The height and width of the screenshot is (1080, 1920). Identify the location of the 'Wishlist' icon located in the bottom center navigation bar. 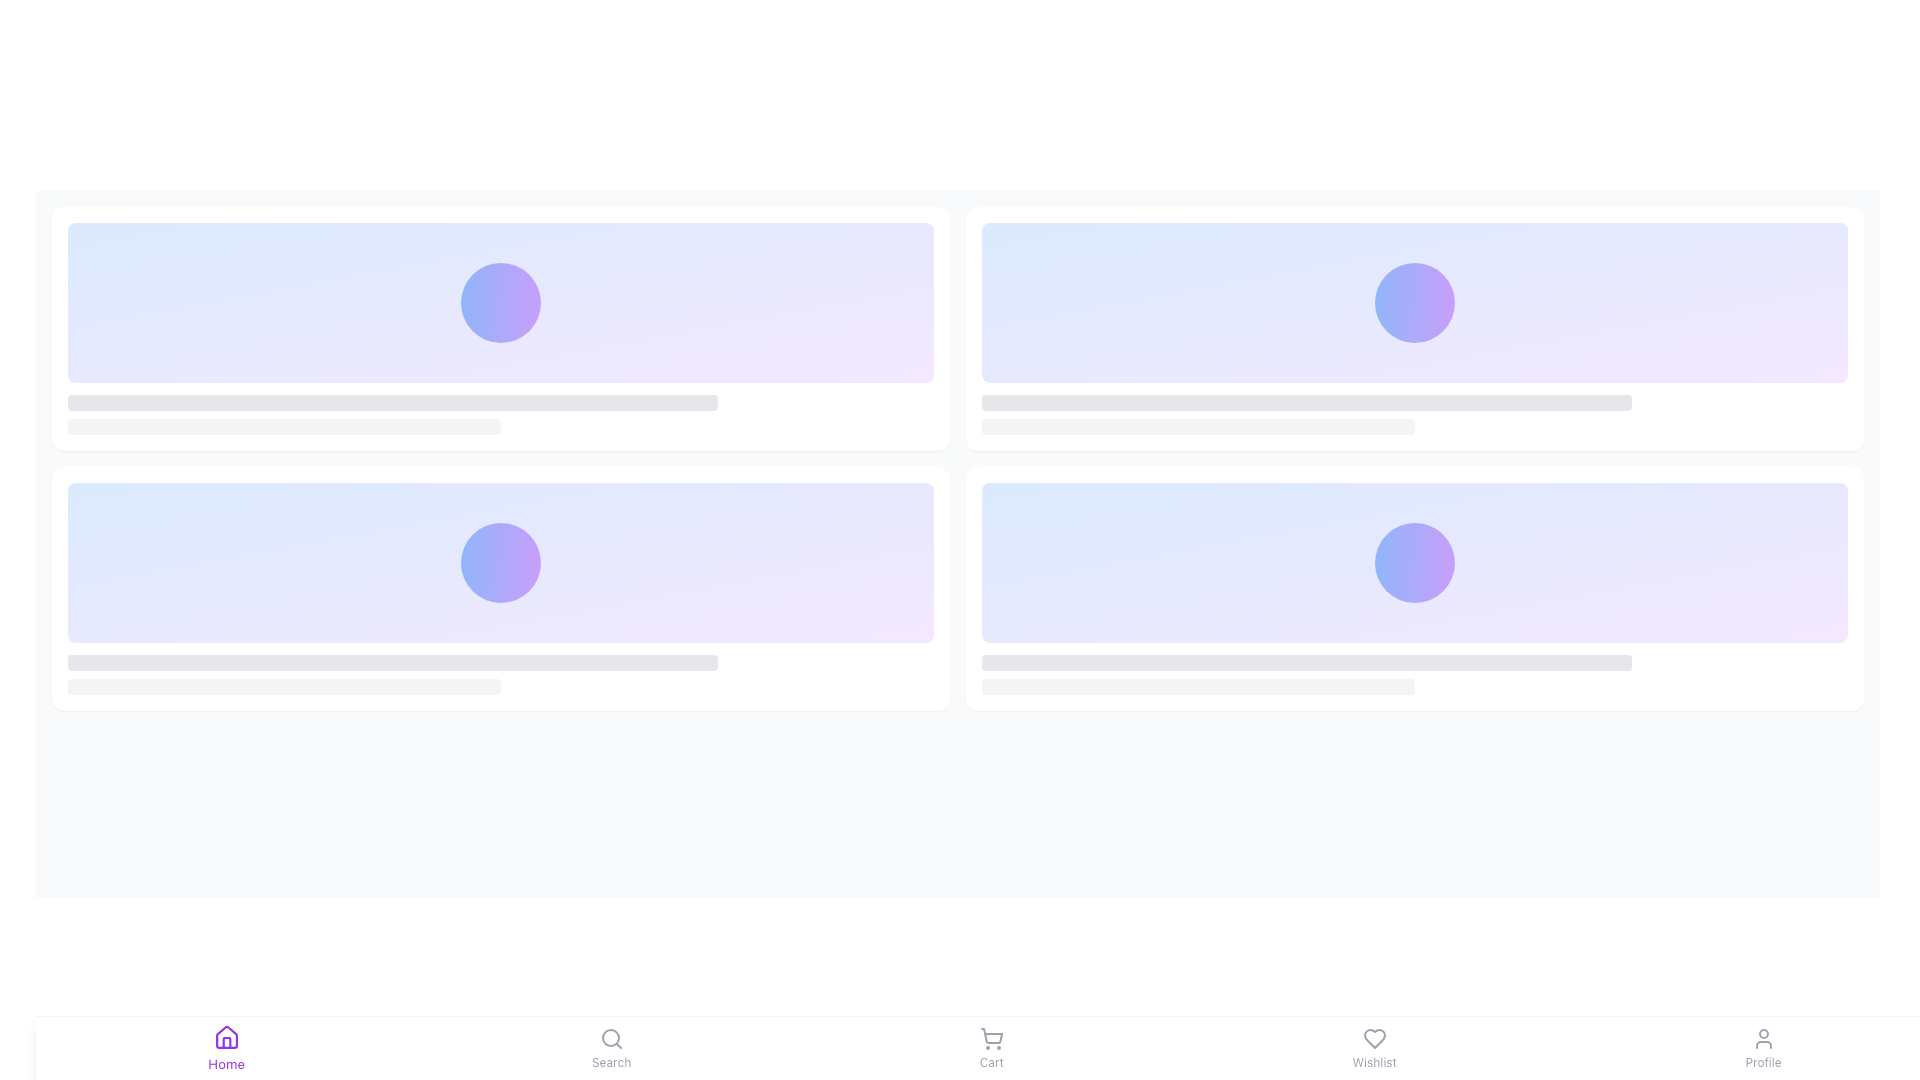
(1373, 1037).